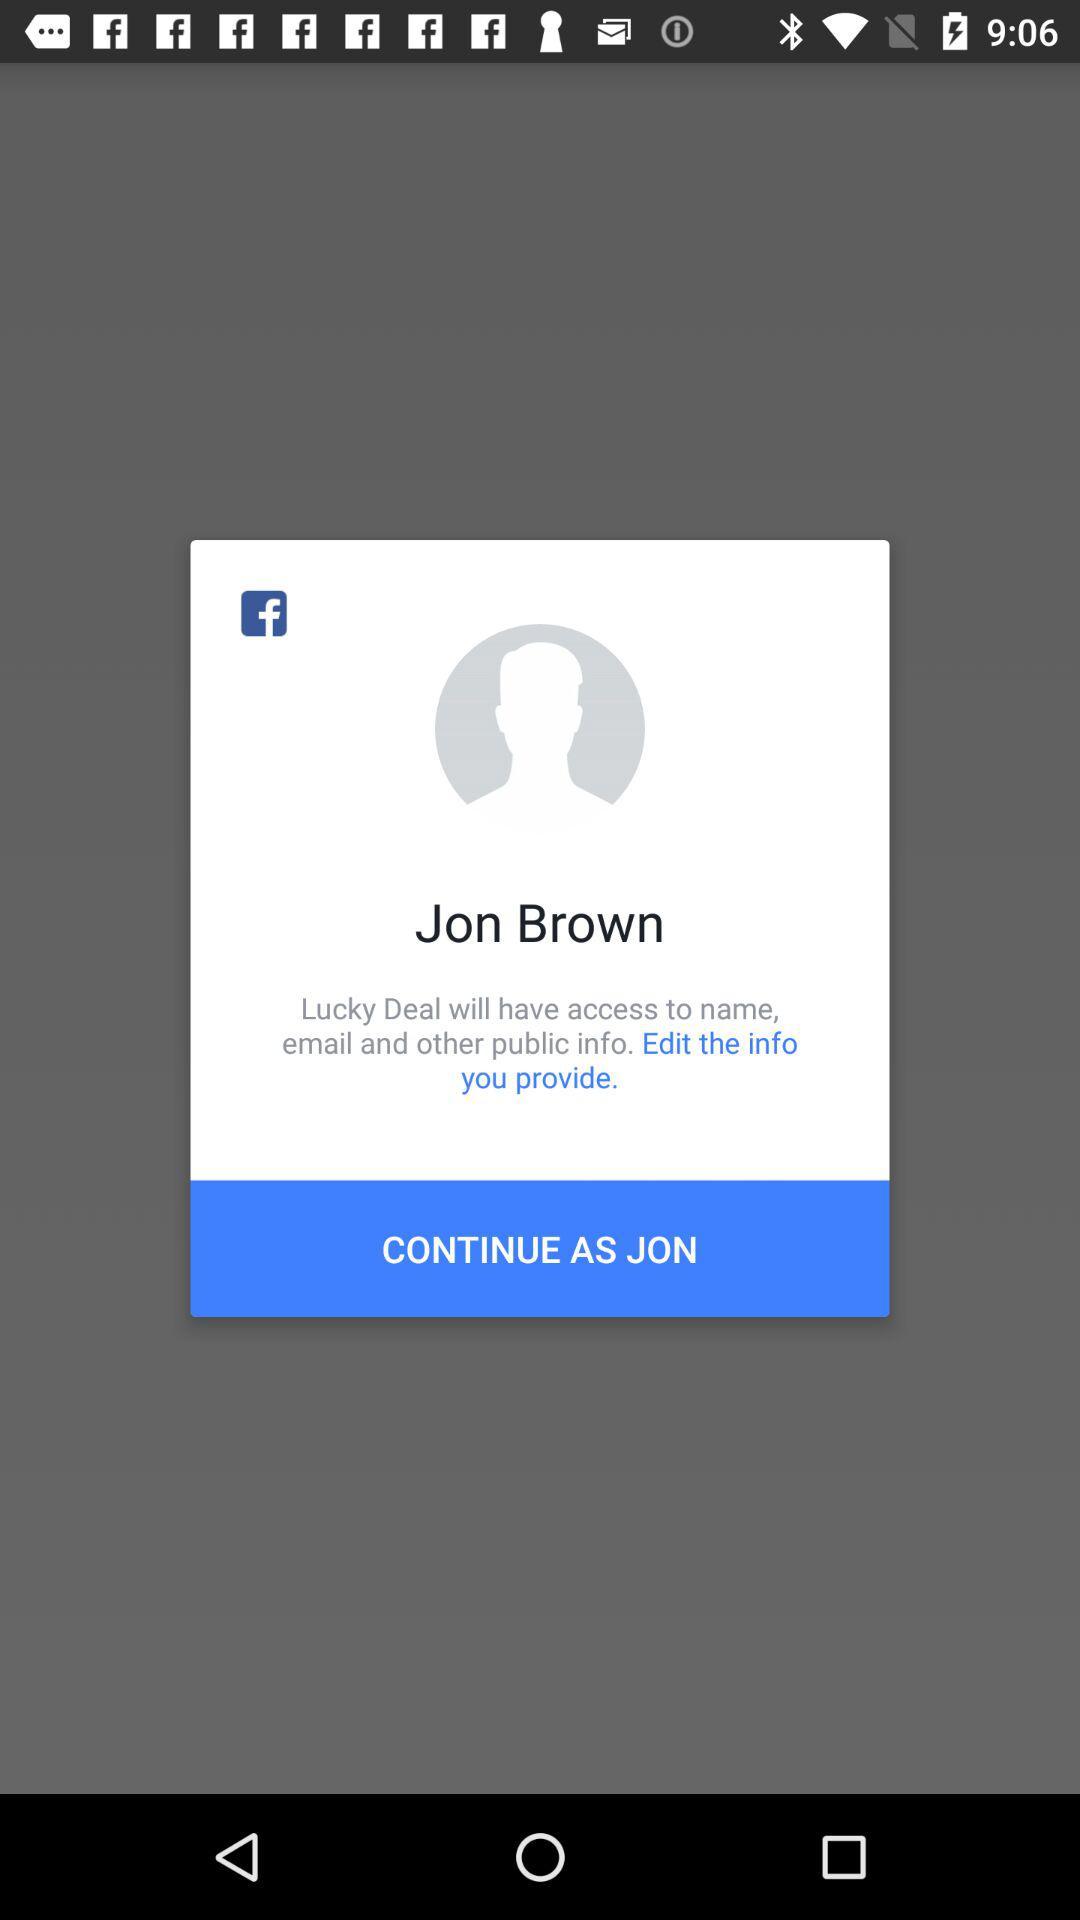 The height and width of the screenshot is (1920, 1080). I want to click on the continue as jon, so click(540, 1247).